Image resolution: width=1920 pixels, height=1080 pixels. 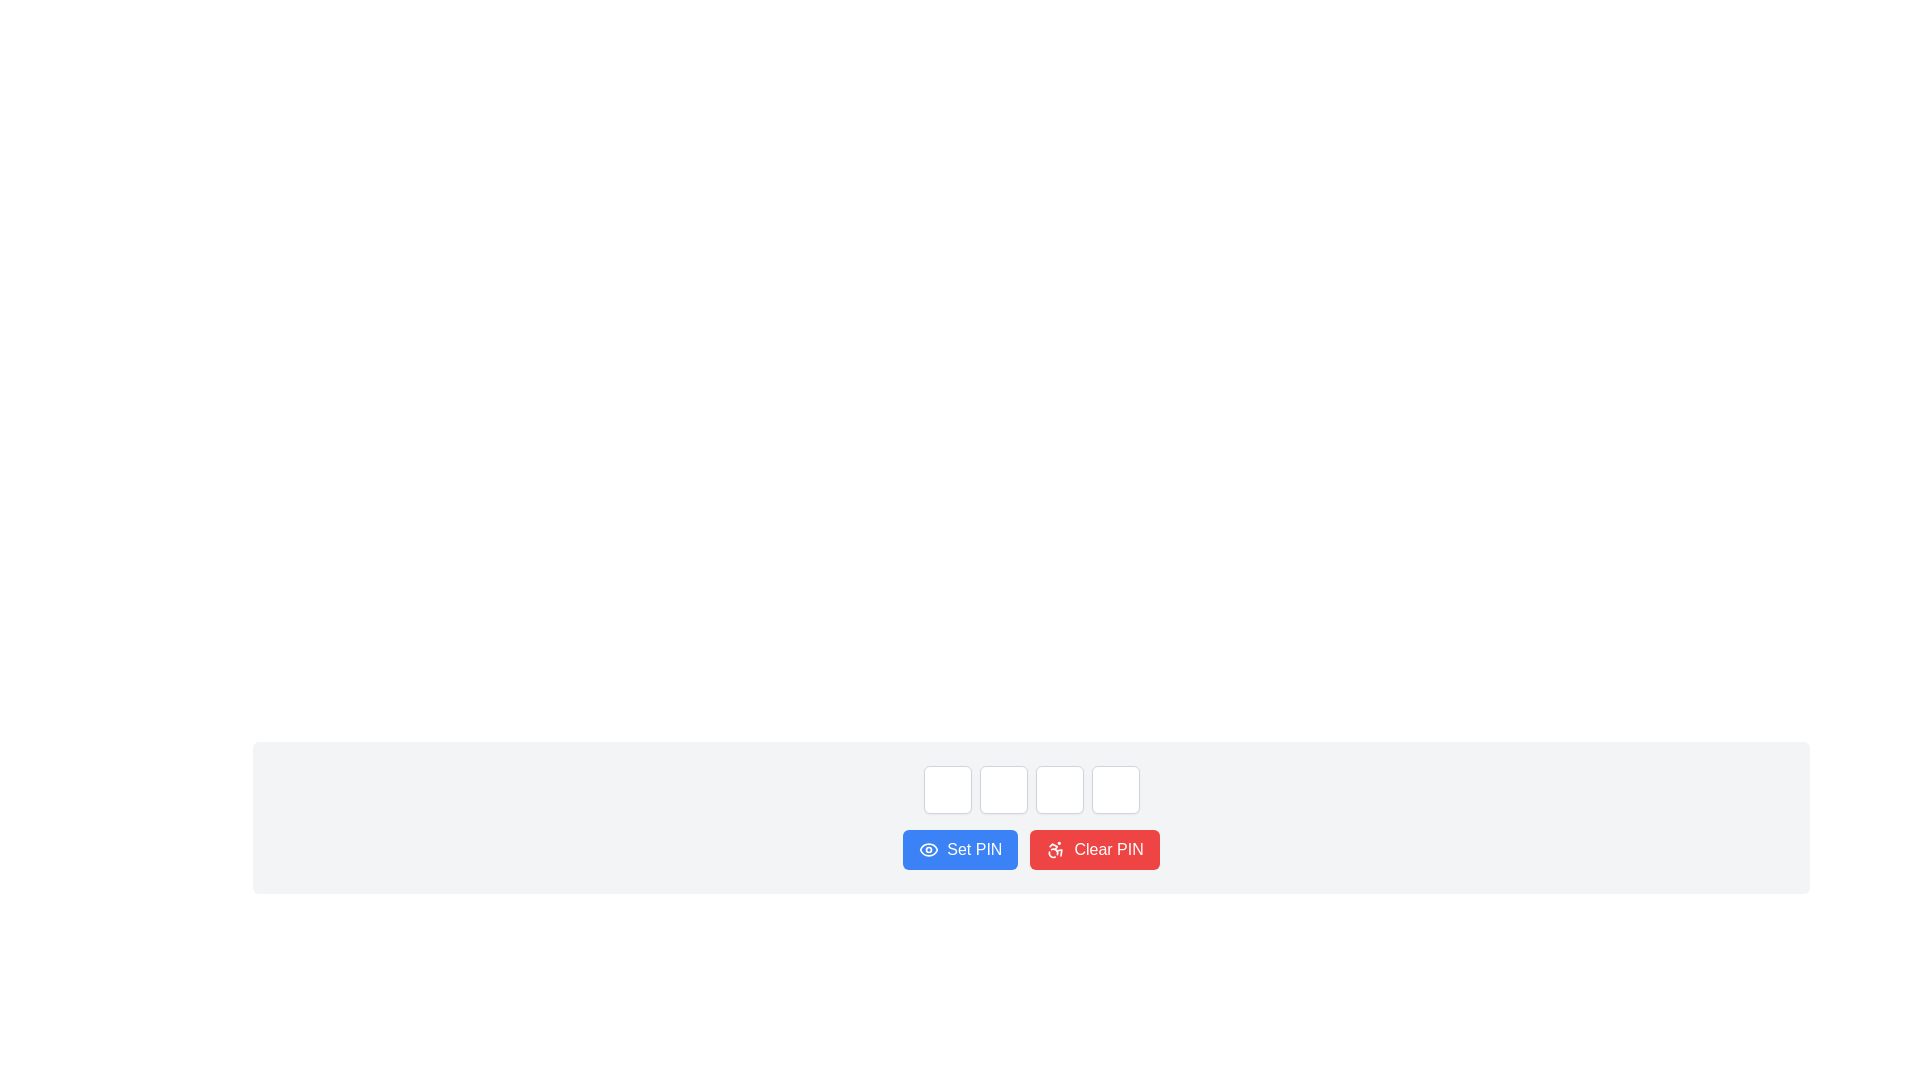 What do you see at coordinates (1055, 849) in the screenshot?
I see `the icon located to the left of the text label inside the 'Clear PIN' button` at bounding box center [1055, 849].